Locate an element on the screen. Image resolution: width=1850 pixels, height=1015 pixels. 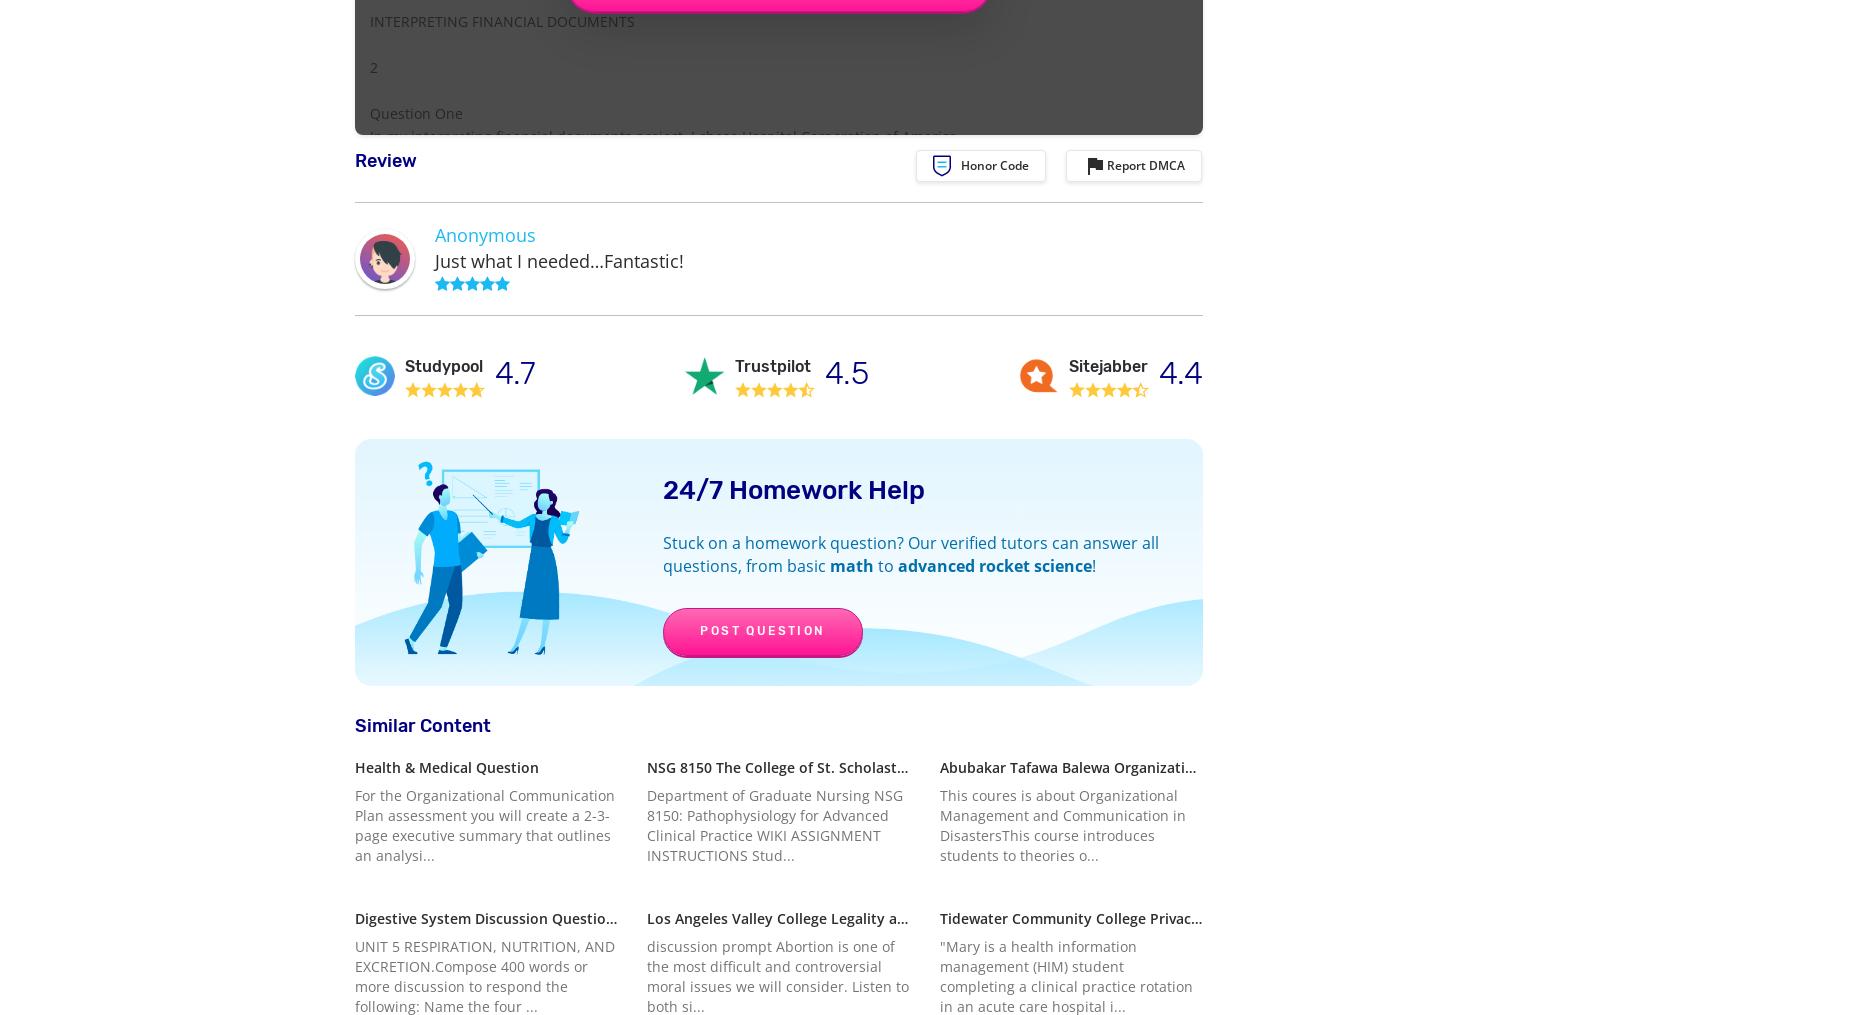
'2' is located at coordinates (373, 66).